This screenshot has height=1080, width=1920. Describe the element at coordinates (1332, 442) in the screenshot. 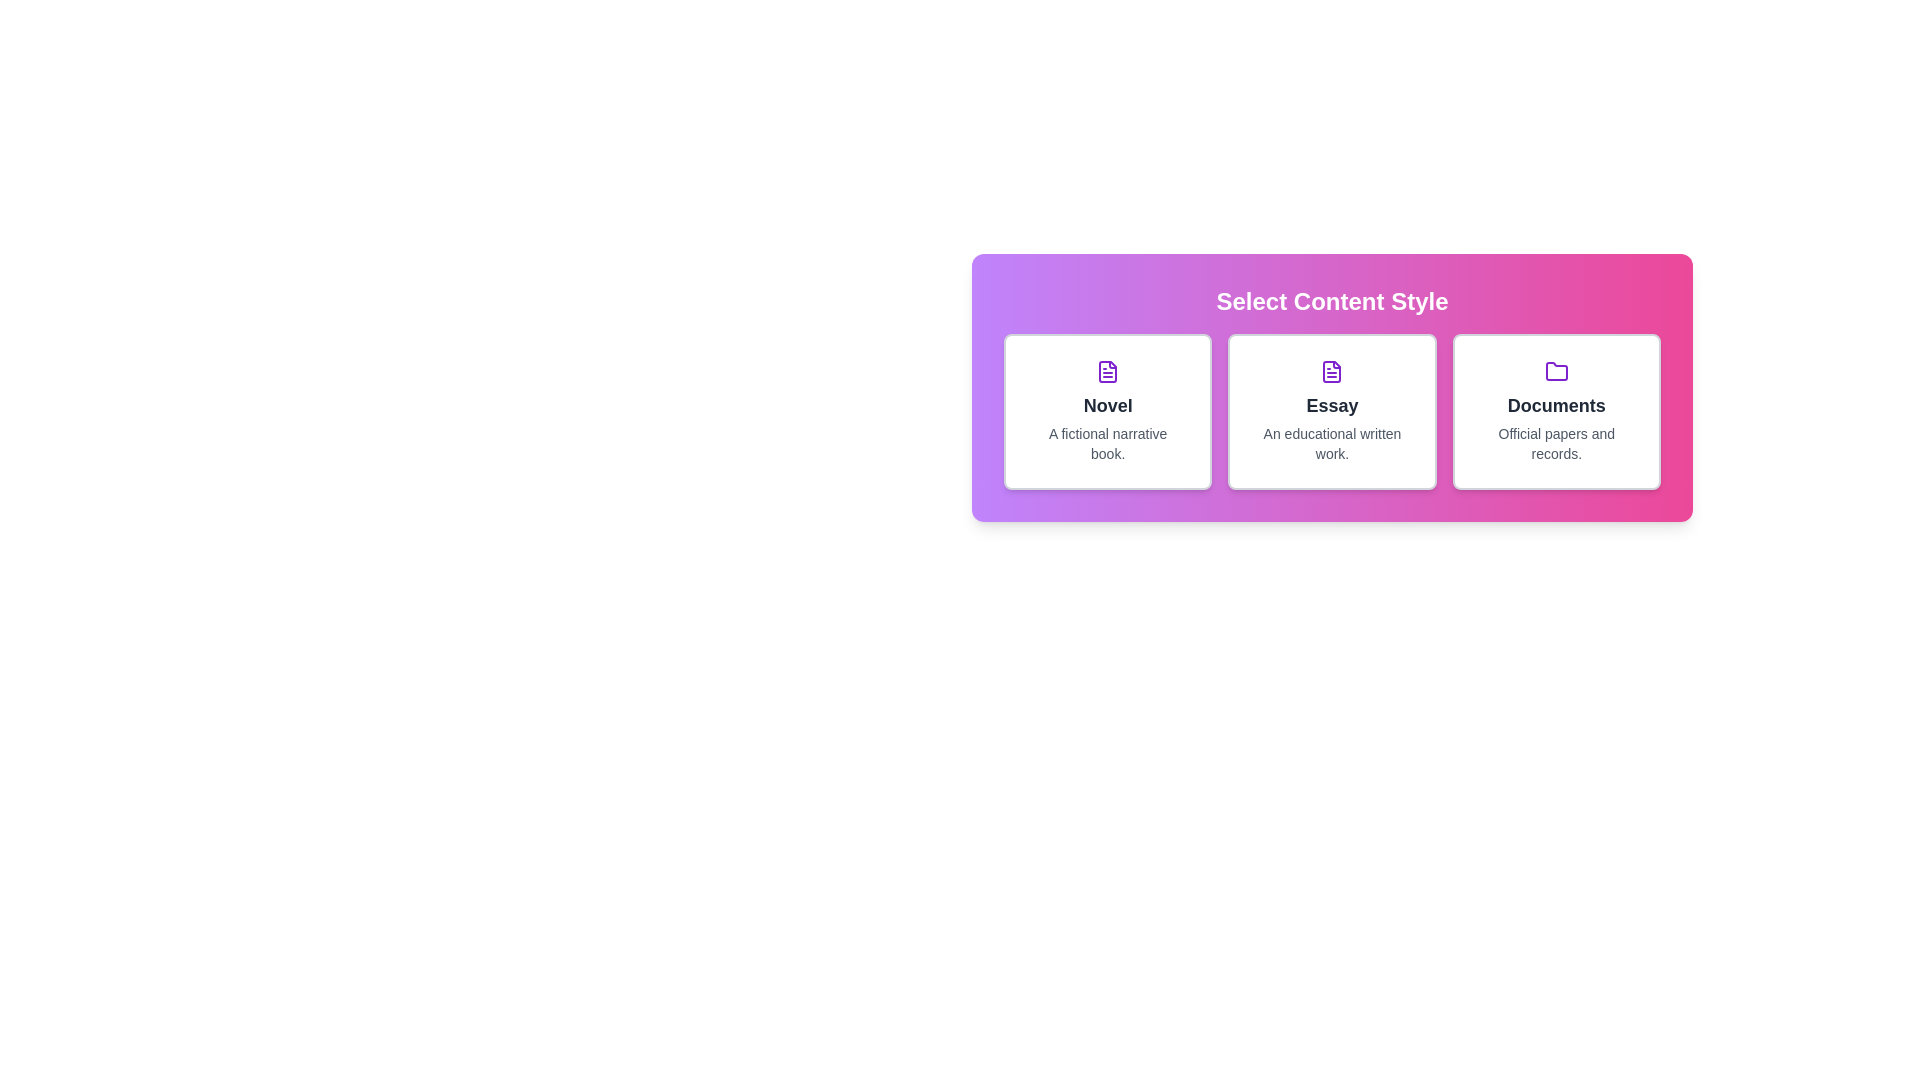

I see `the text line that says 'An educational written work.' positioned centrally beneath the title 'Essay' within the 'Essay' card` at that location.